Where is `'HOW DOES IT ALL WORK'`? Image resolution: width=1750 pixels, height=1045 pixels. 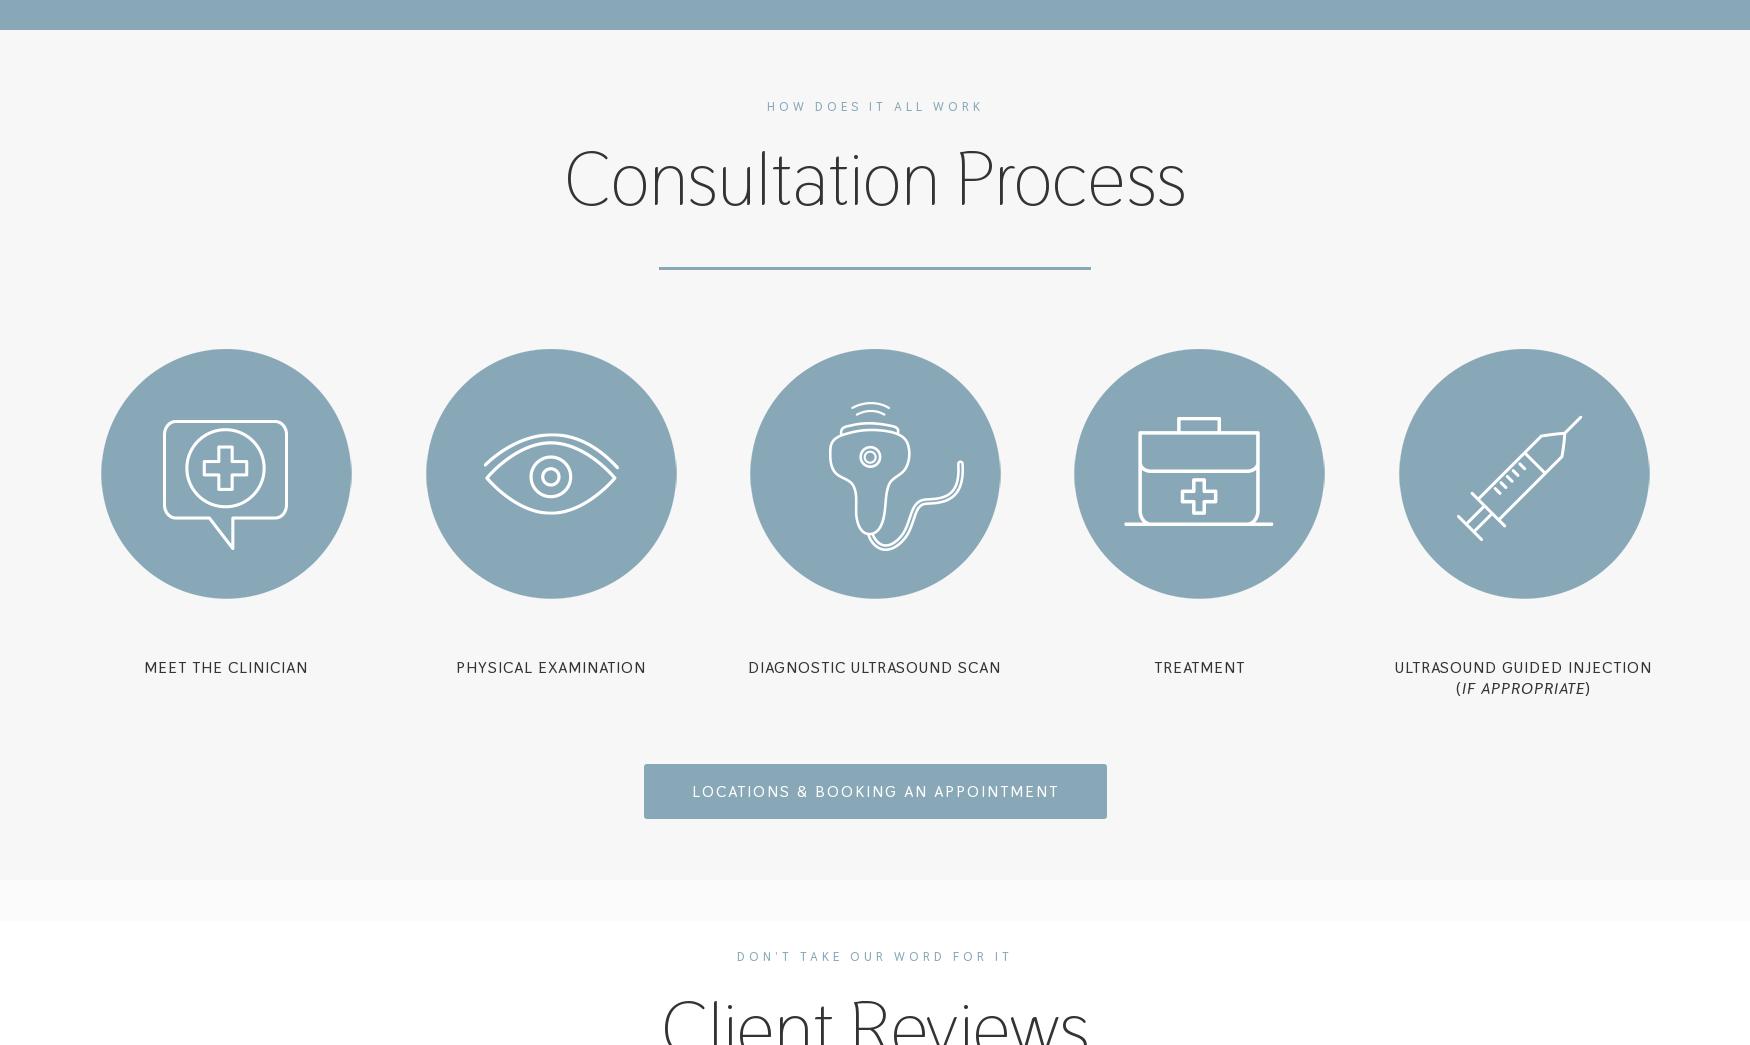
'HOW DOES IT ALL WORK' is located at coordinates (764, 106).